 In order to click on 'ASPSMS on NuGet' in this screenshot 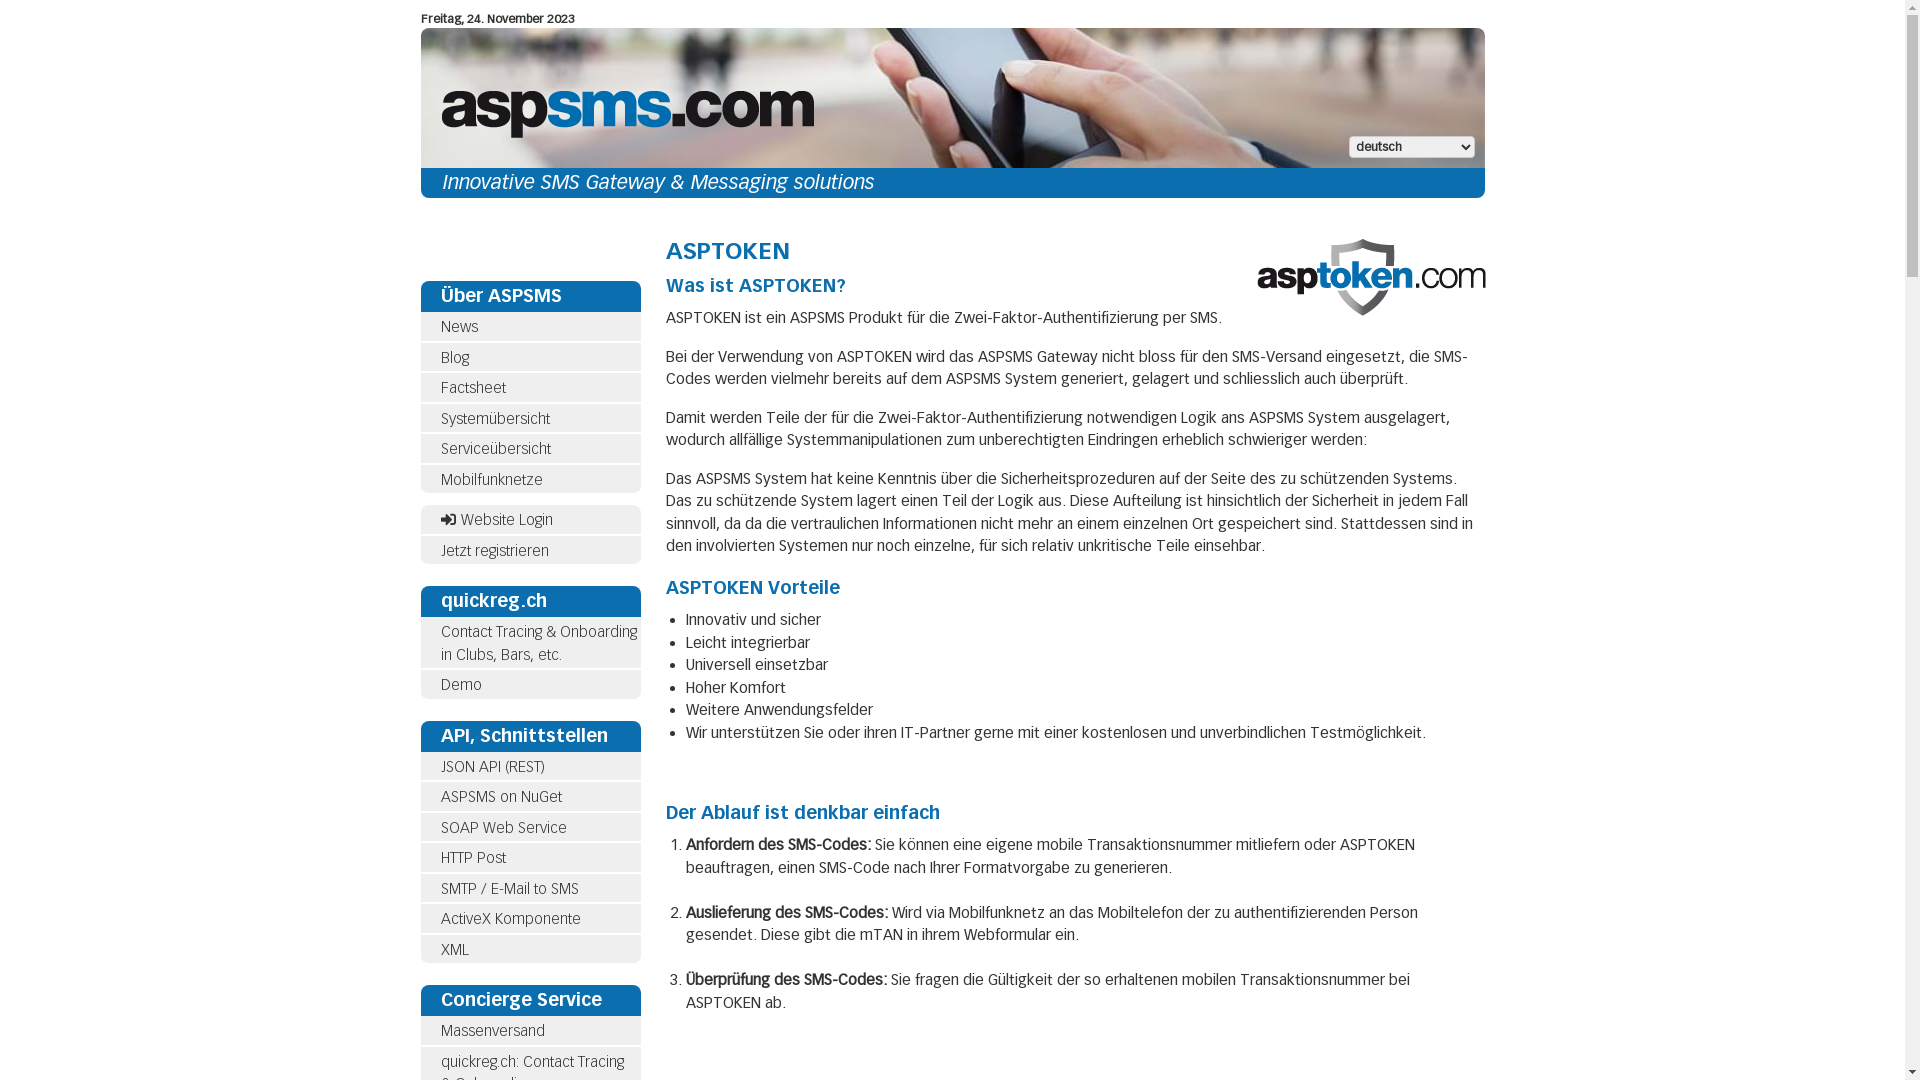, I will do `click(529, 796)`.